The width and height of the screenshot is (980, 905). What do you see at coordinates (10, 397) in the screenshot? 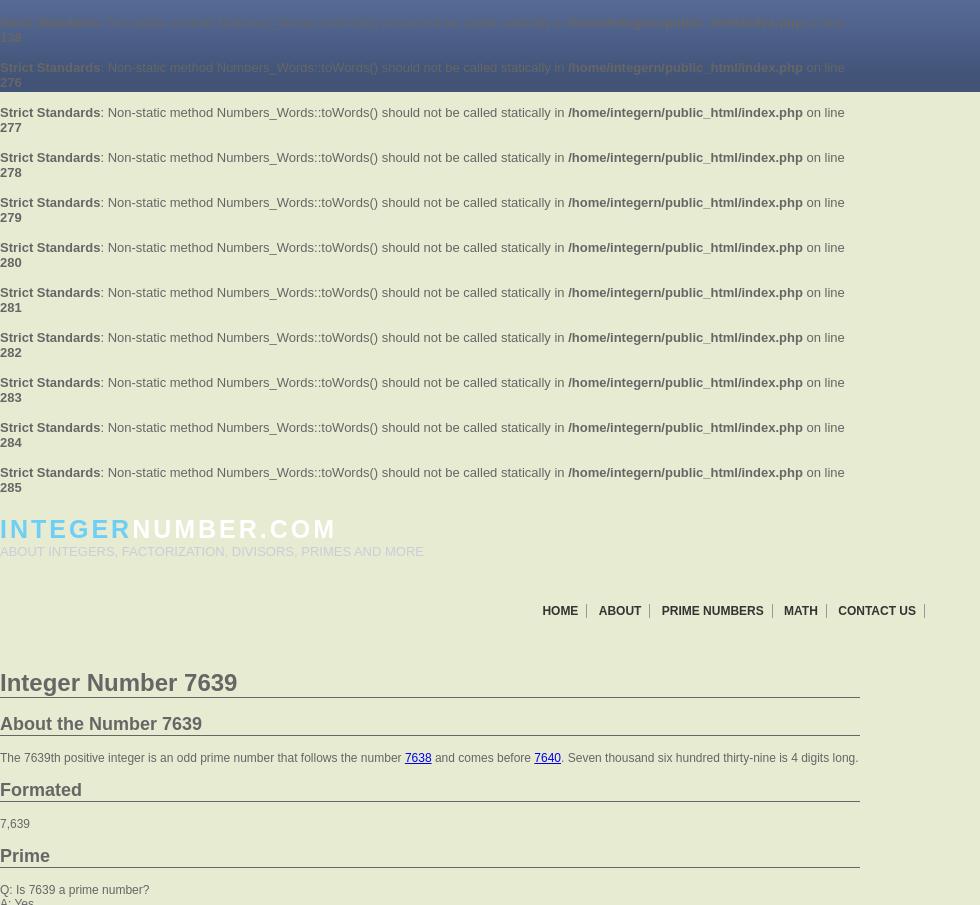
I see `'283'` at bounding box center [10, 397].